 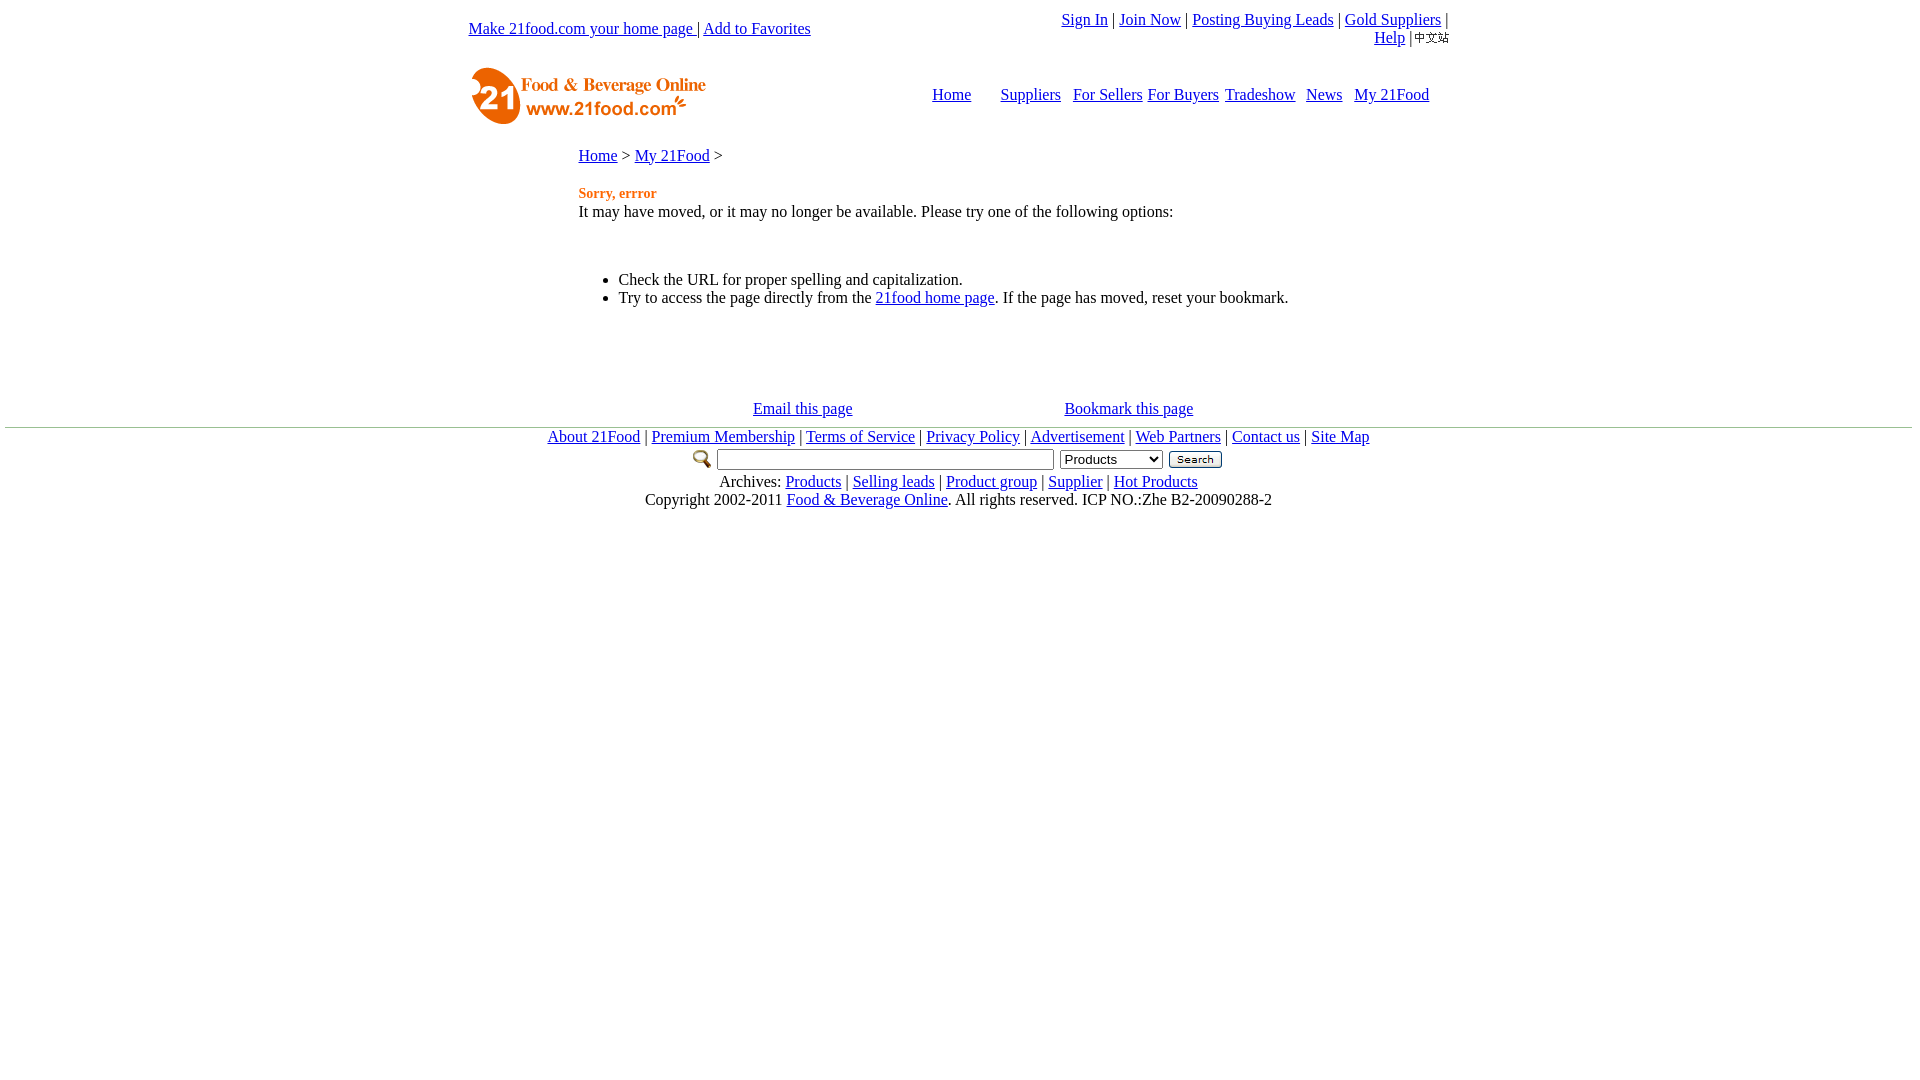 I want to click on 'Web Partners', so click(x=1178, y=435).